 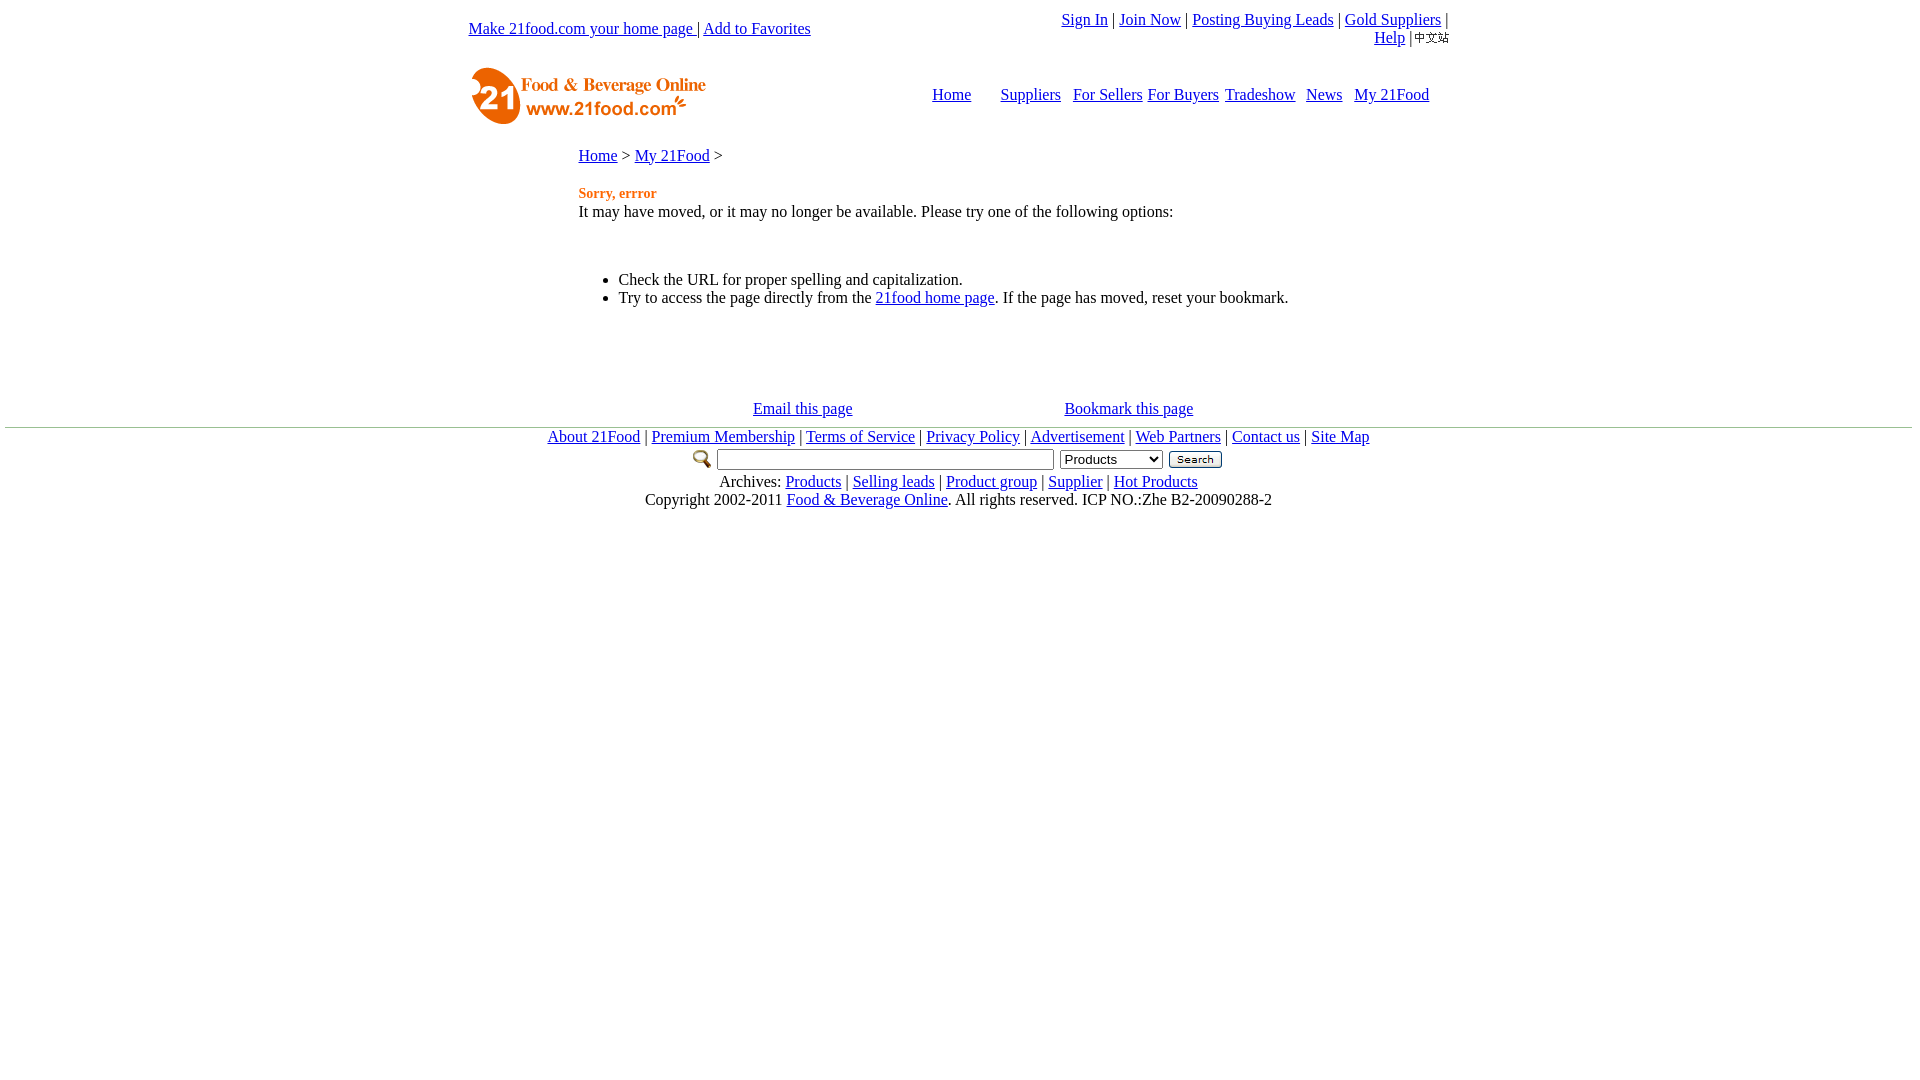 I want to click on 'Web Partners', so click(x=1178, y=435).